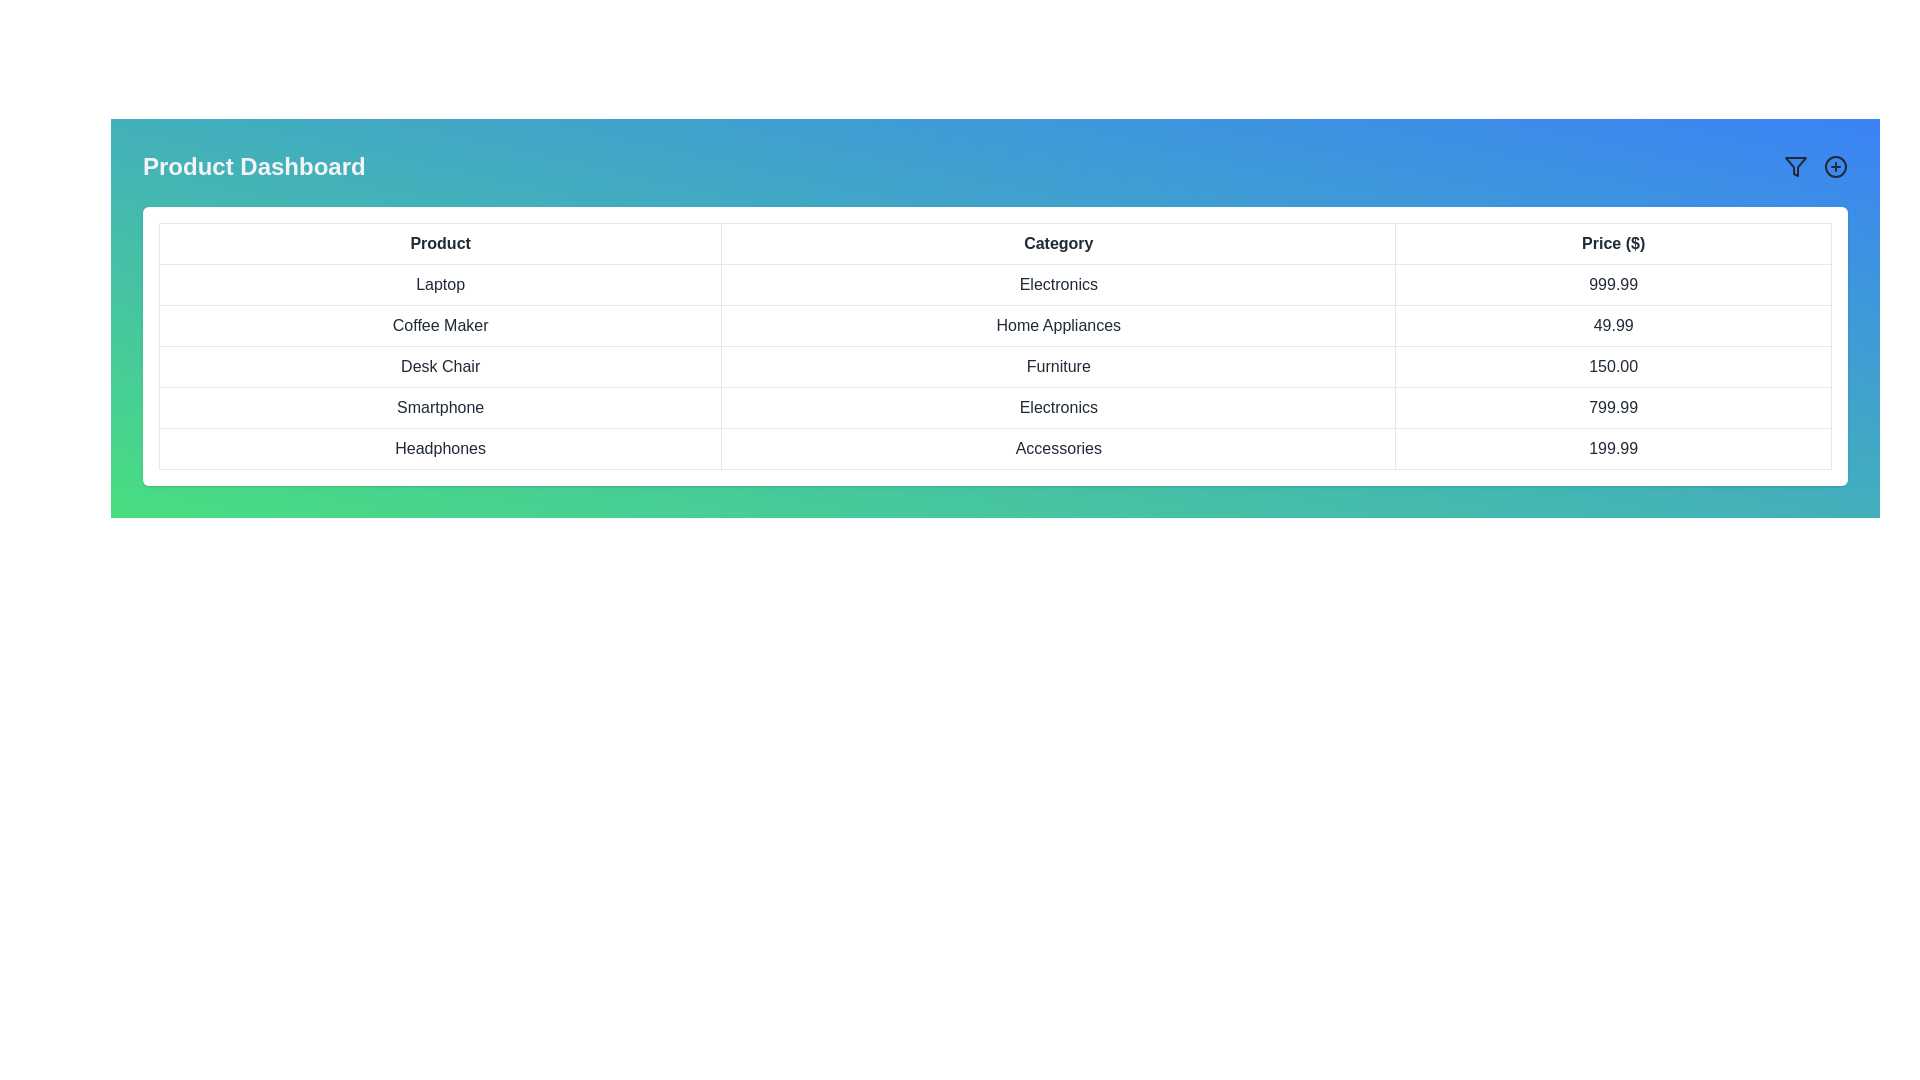 This screenshot has height=1080, width=1920. I want to click on the 'Furniture' text label in the second column of the table, which is aligned with the 'Category' header and located in the third row, so click(1057, 366).